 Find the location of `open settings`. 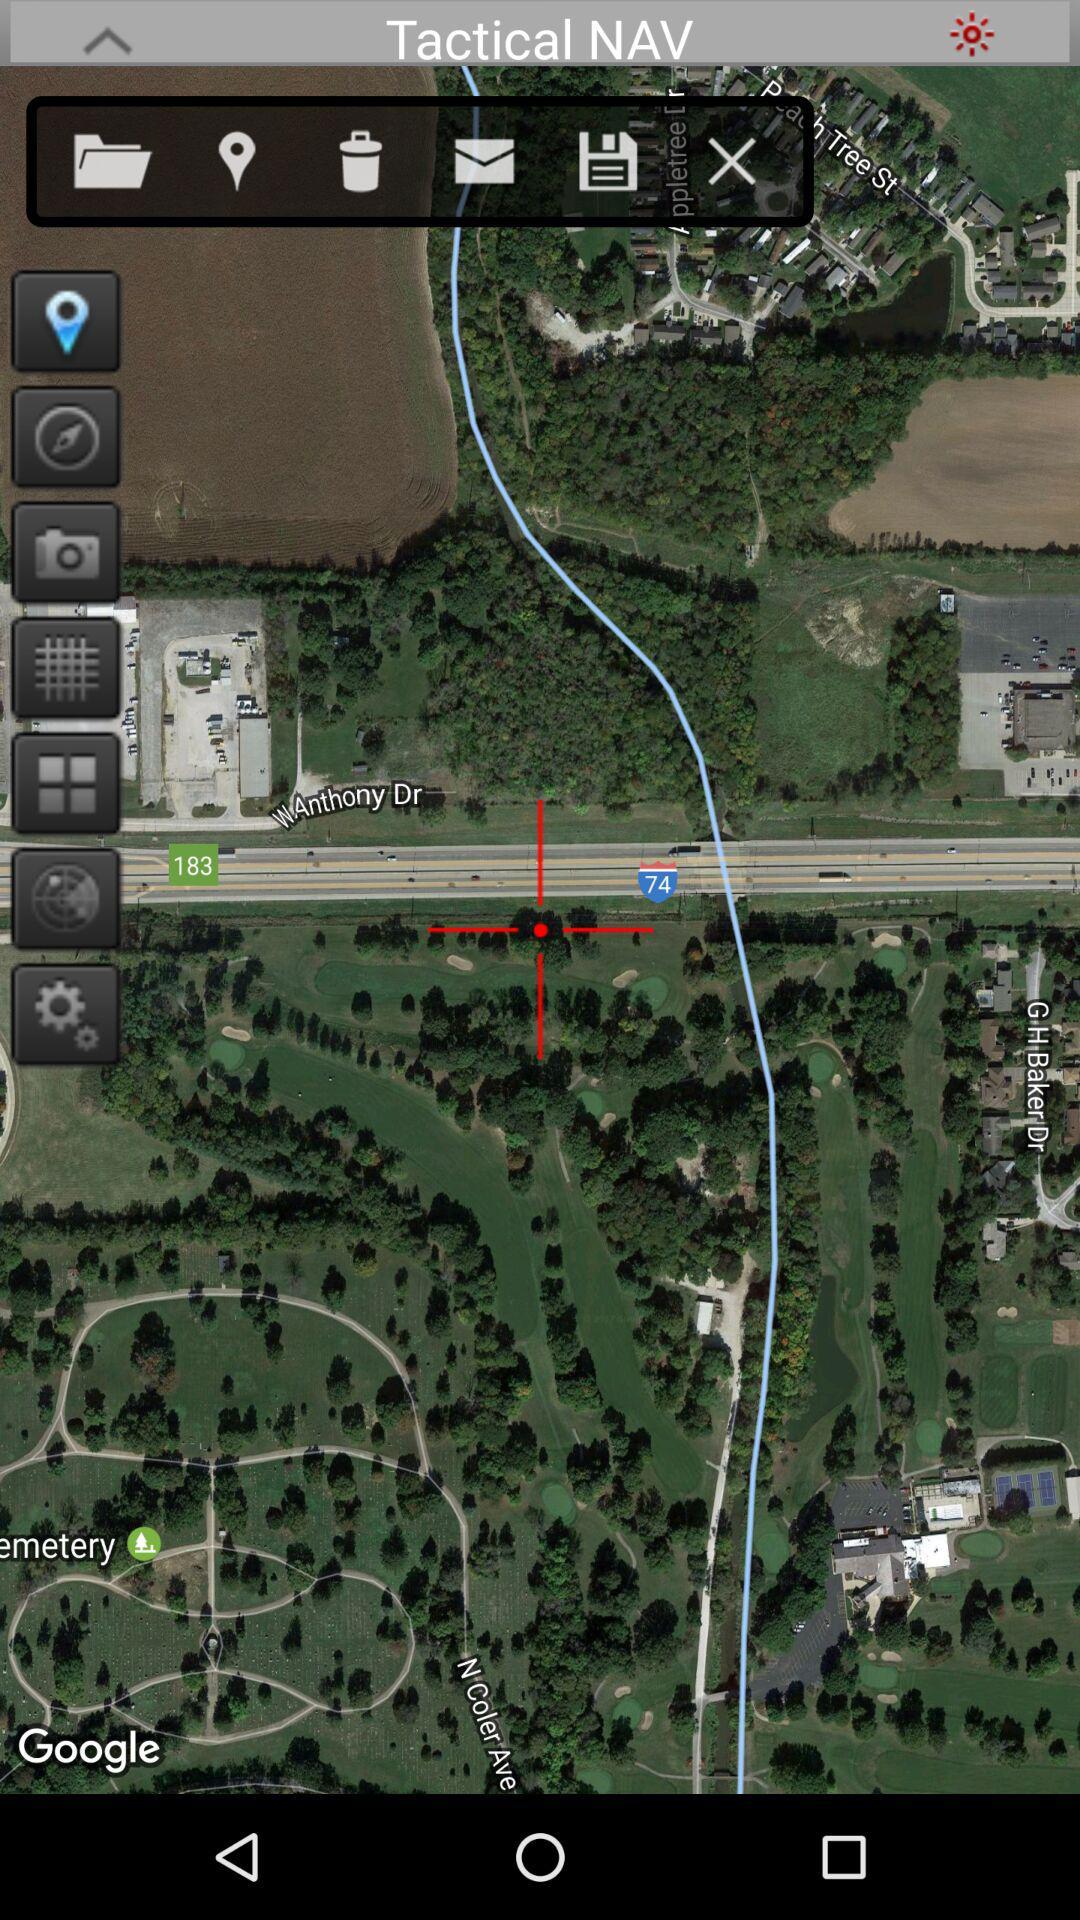

open settings is located at coordinates (58, 1013).